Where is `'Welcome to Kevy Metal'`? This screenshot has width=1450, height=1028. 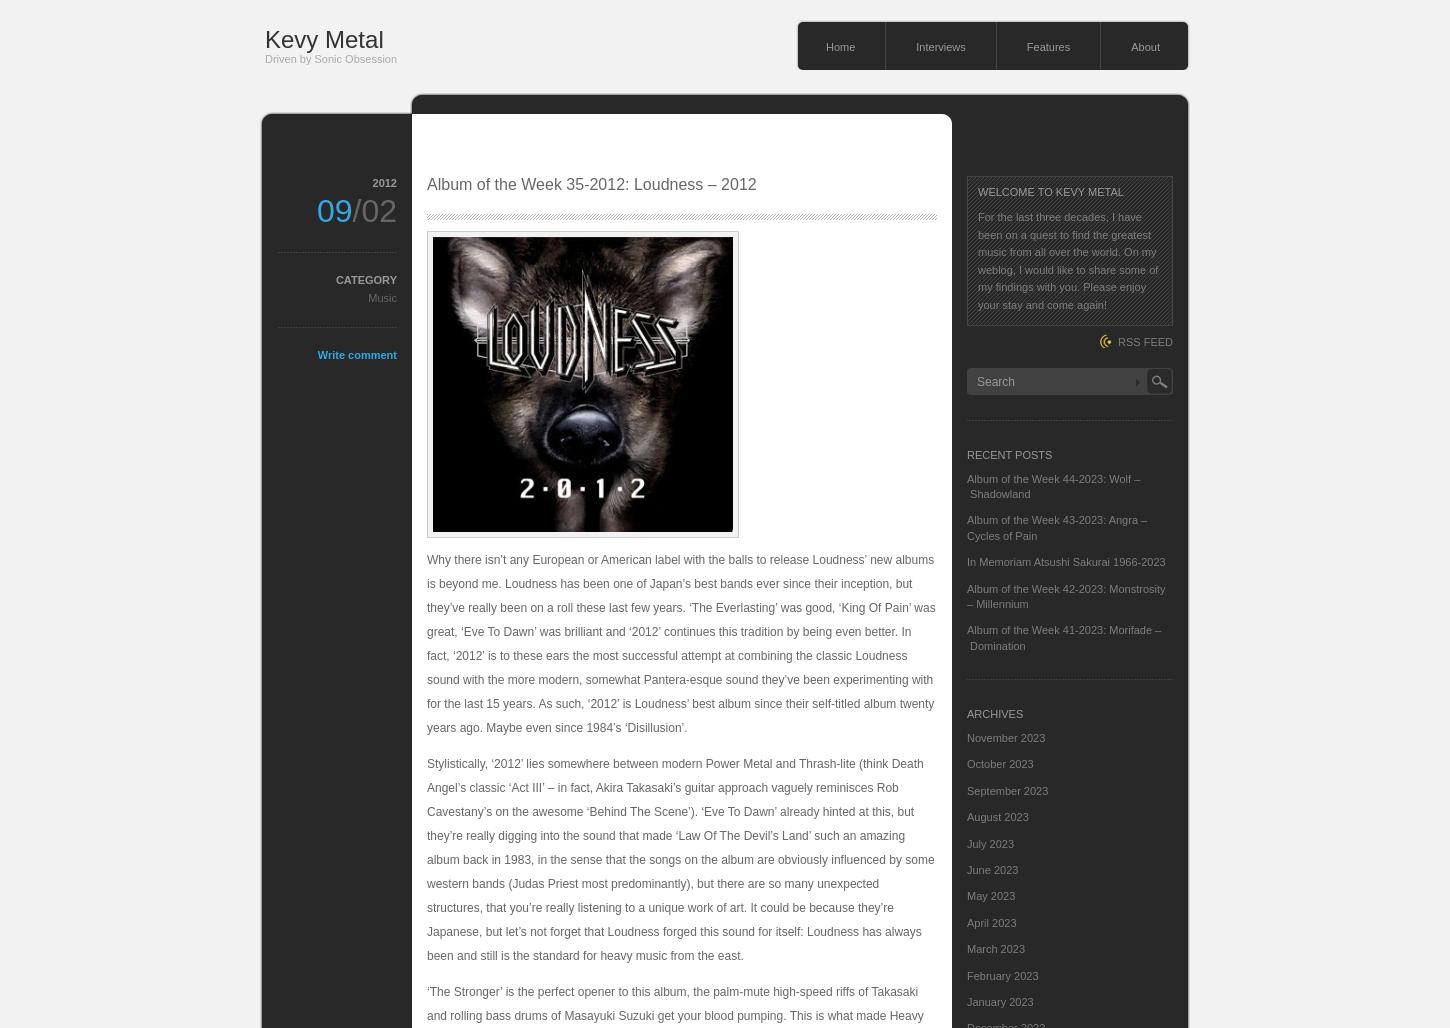
'Welcome to Kevy Metal' is located at coordinates (978, 192).